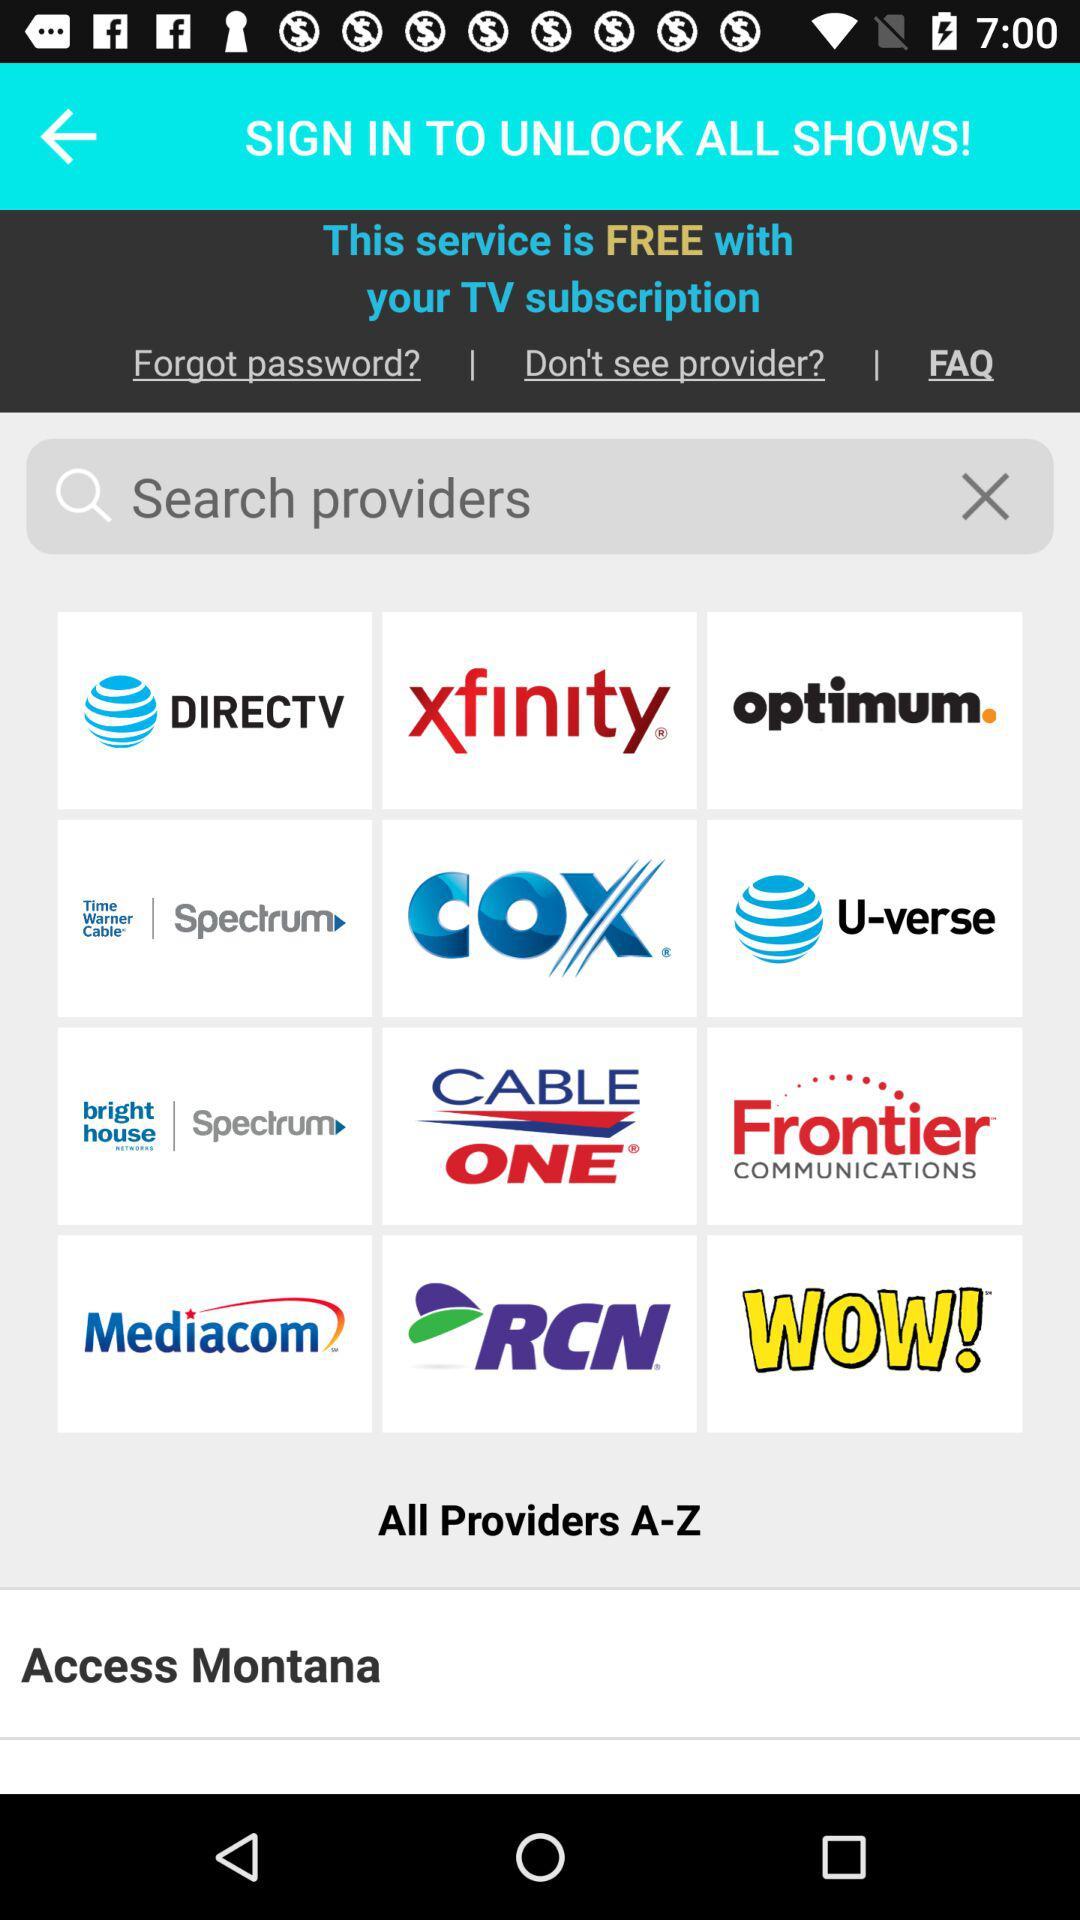 This screenshot has height=1920, width=1080. What do you see at coordinates (214, 710) in the screenshot?
I see `provider link` at bounding box center [214, 710].